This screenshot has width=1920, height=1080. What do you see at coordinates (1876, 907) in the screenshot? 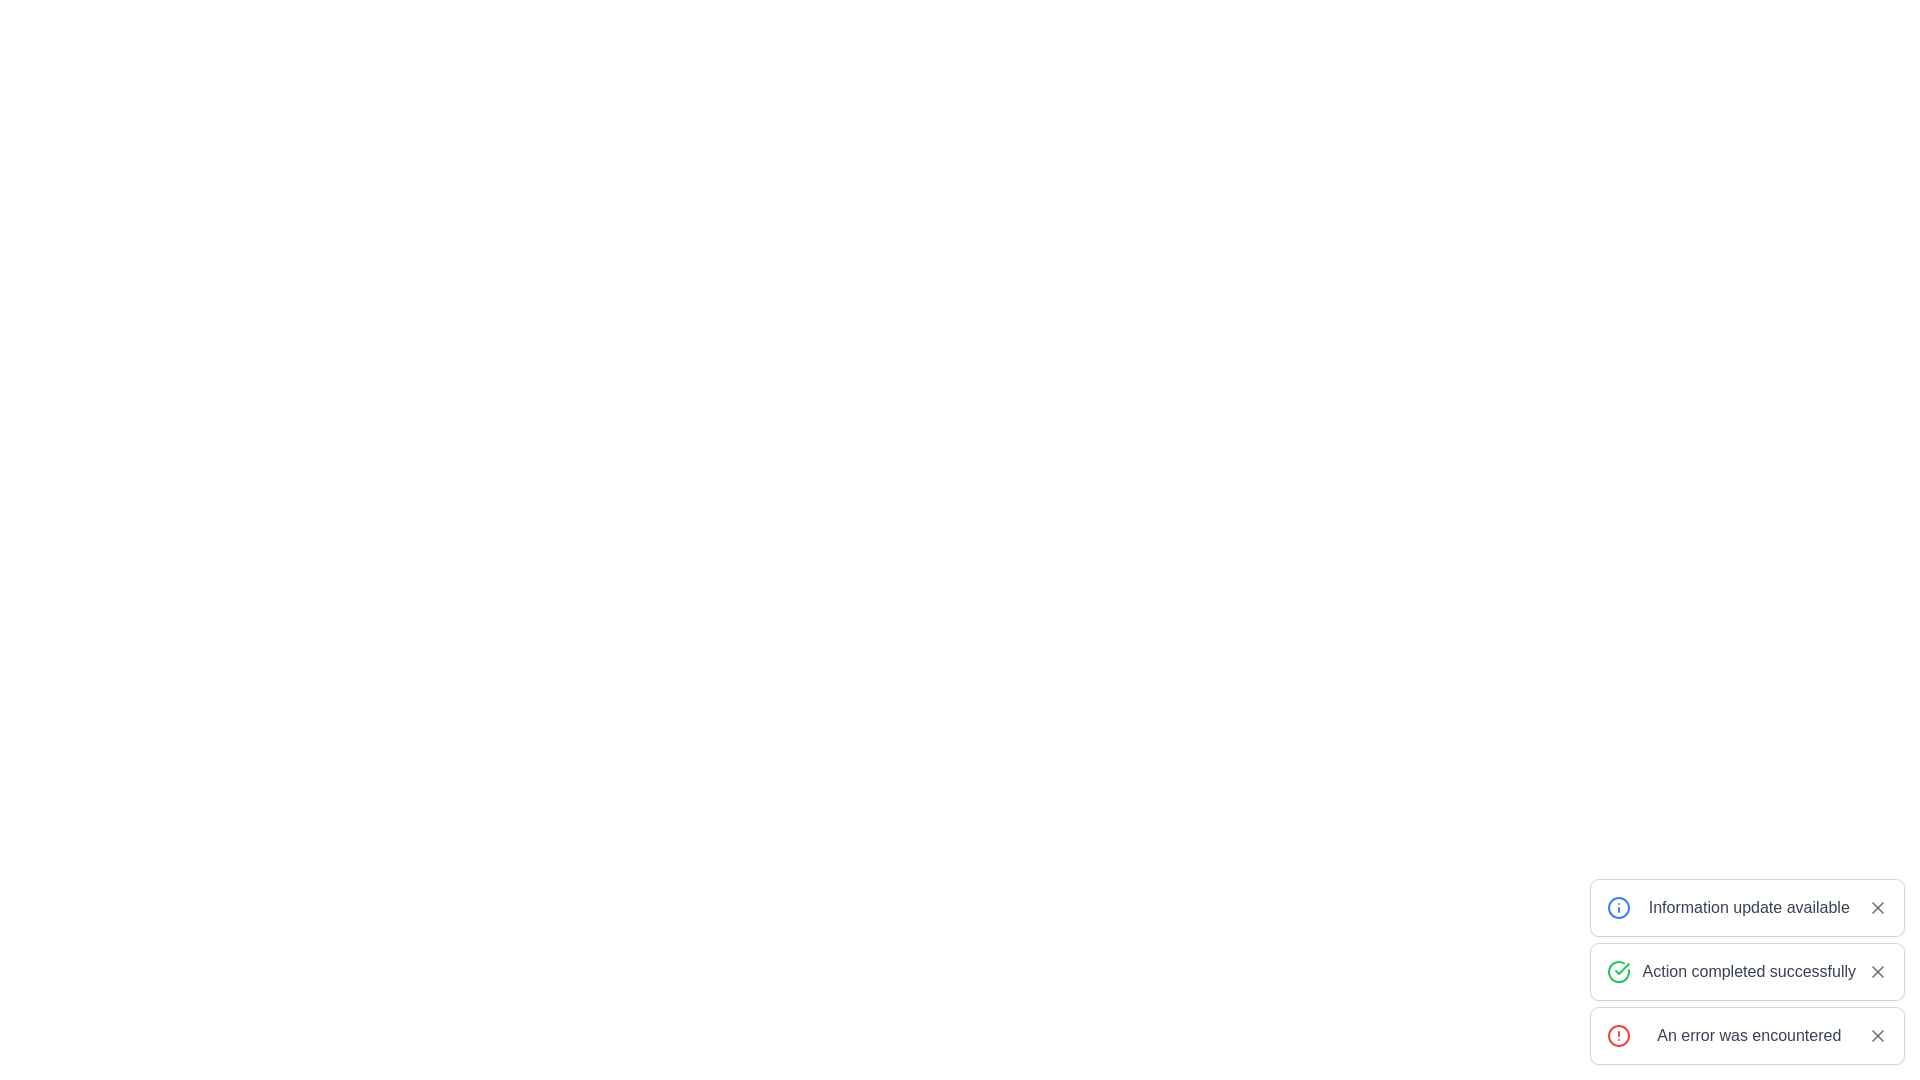
I see `the small gray button with a cross icon located at the far right end of the notification pane labeled 'Information update available'` at bounding box center [1876, 907].